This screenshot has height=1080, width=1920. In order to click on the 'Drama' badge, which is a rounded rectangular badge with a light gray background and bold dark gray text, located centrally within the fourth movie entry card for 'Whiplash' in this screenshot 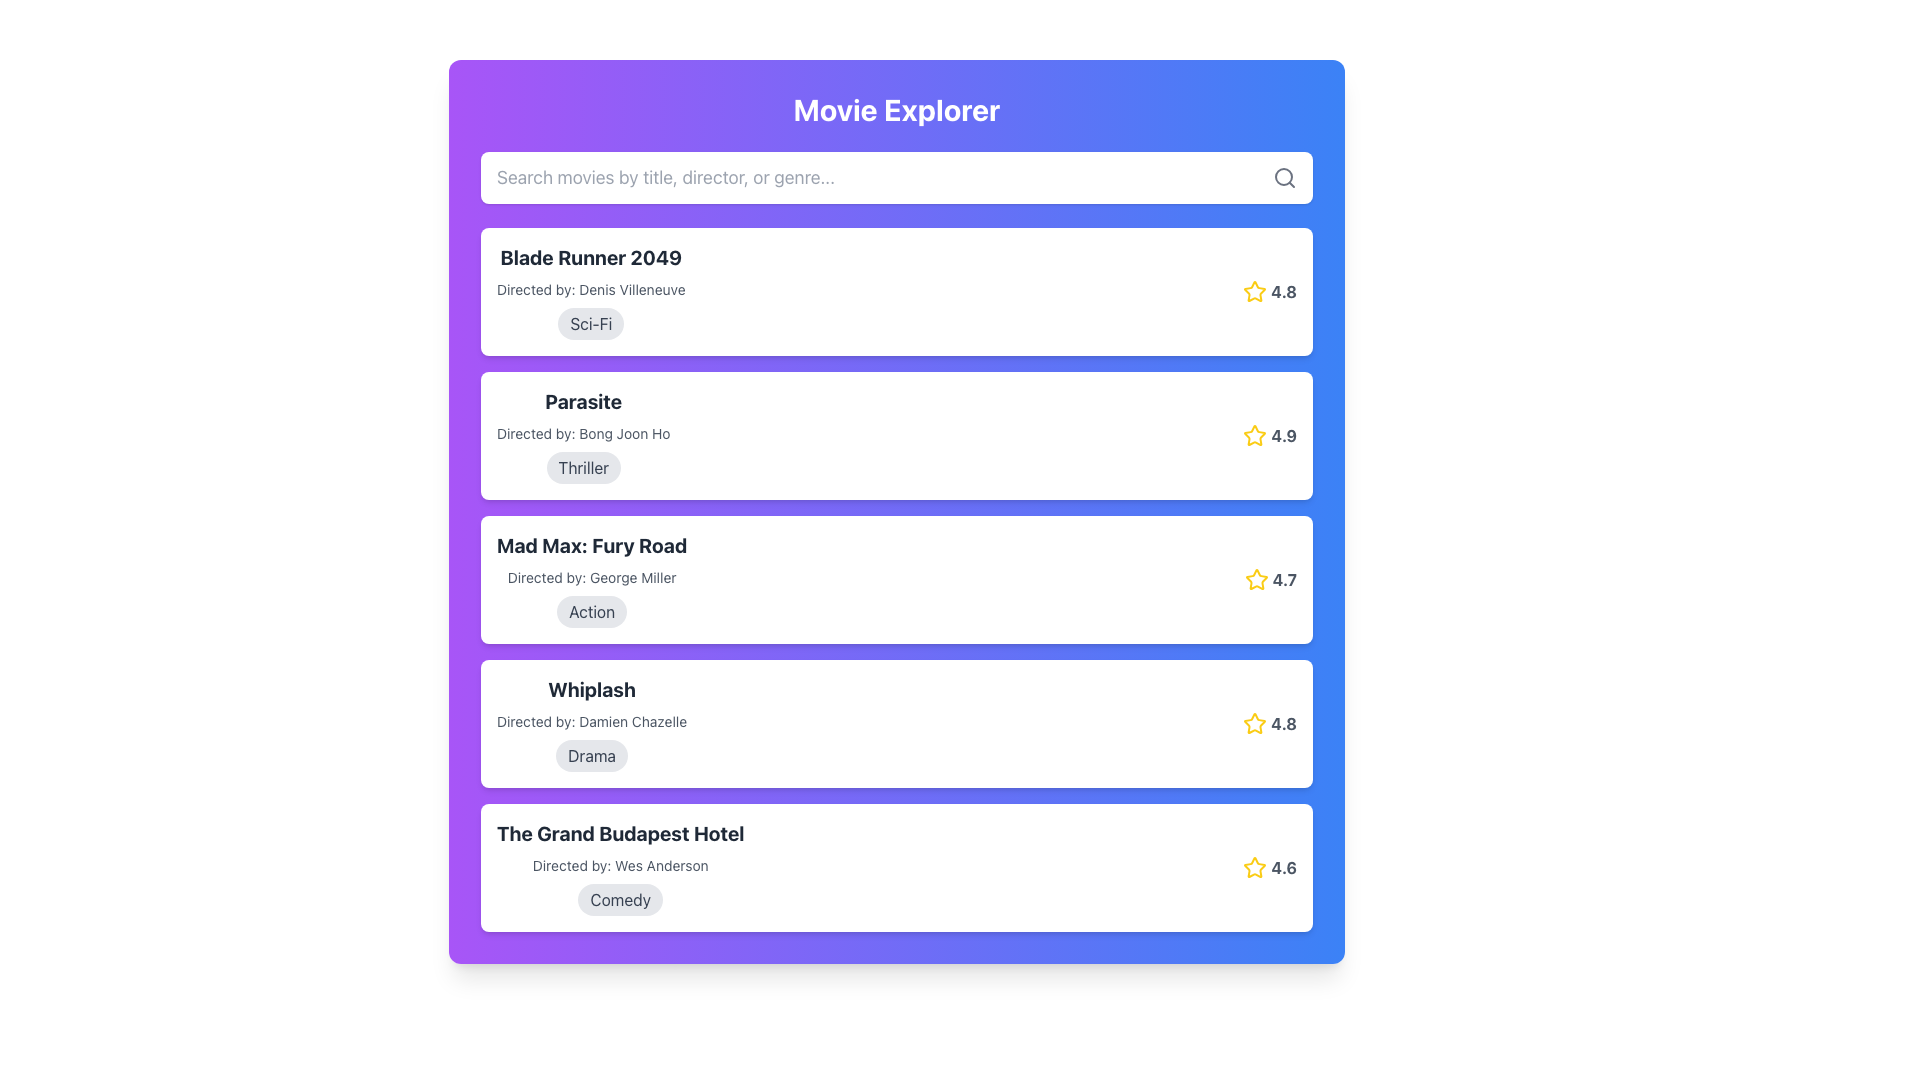, I will do `click(591, 756)`.